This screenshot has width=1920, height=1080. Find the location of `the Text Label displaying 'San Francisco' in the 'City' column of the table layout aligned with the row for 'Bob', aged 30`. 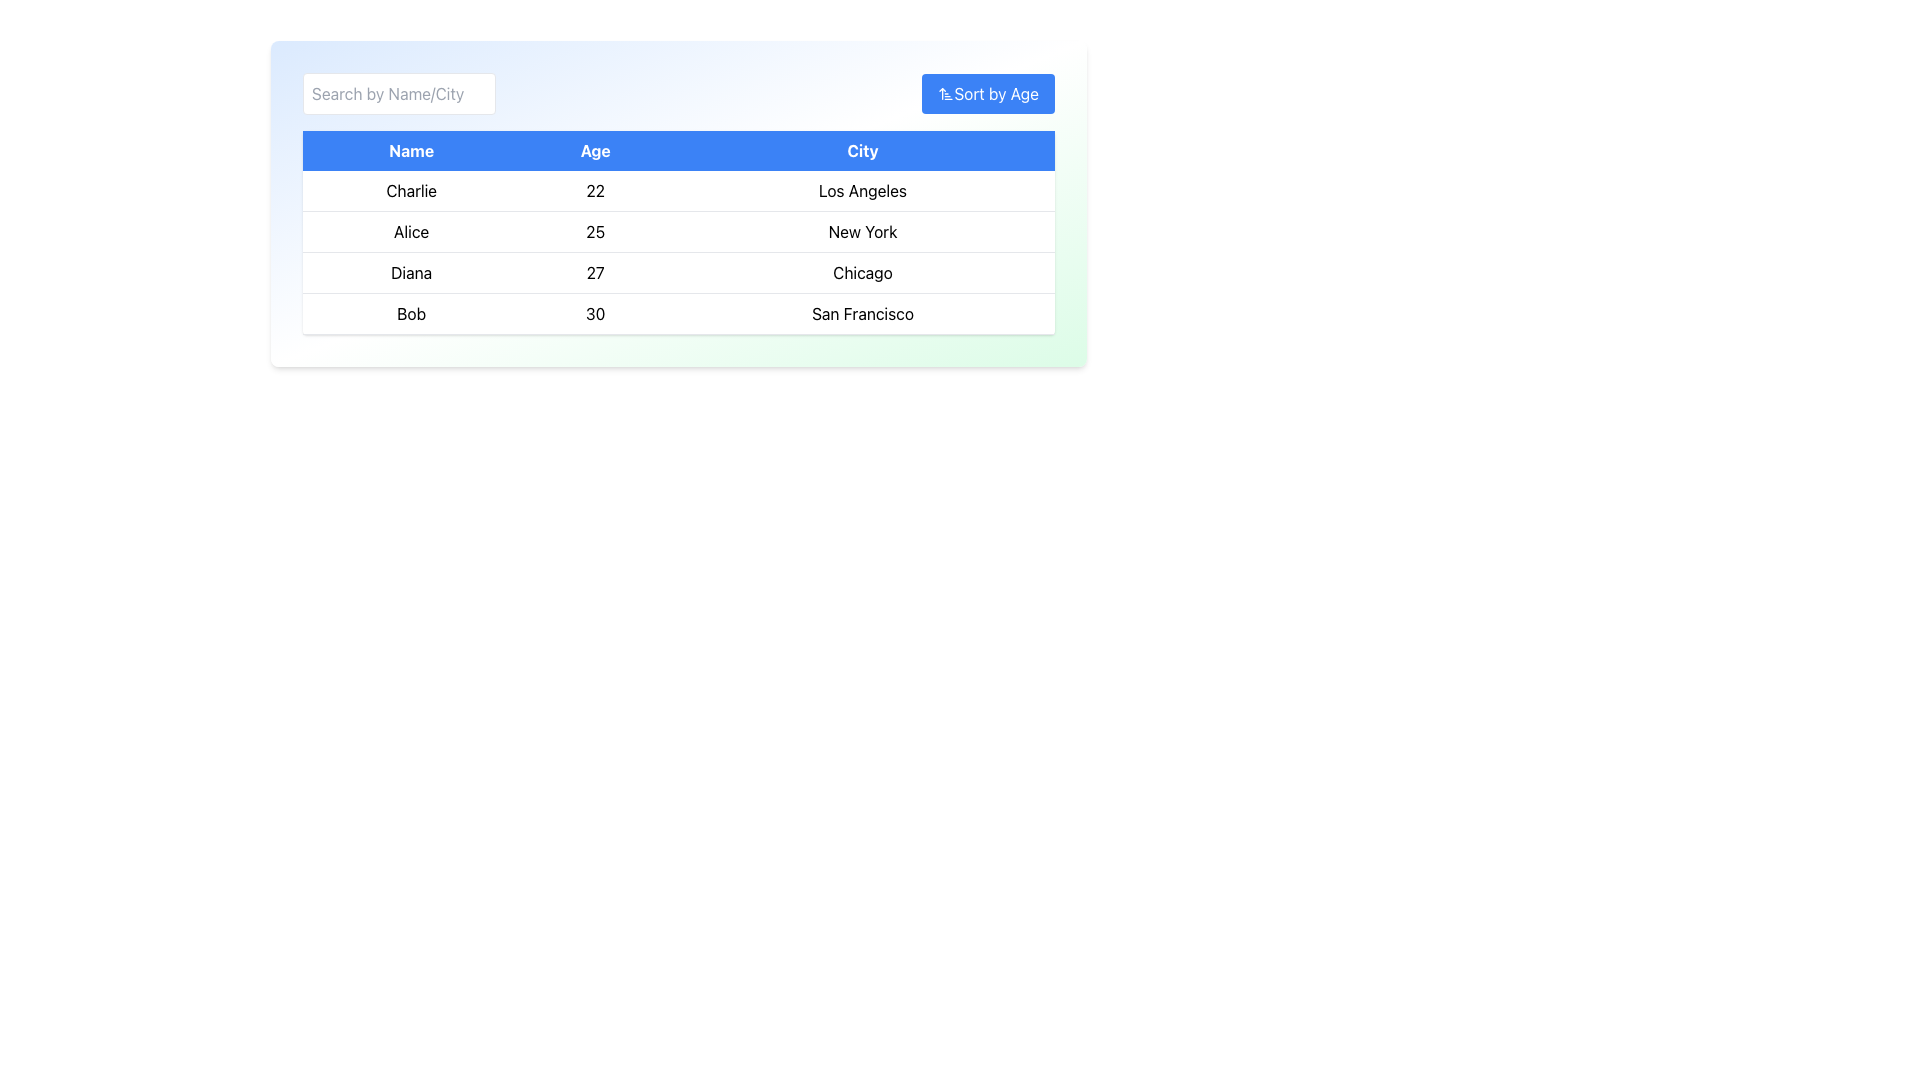

the Text Label displaying 'San Francisco' in the 'City' column of the table layout aligned with the row for 'Bob', aged 30 is located at coordinates (863, 313).